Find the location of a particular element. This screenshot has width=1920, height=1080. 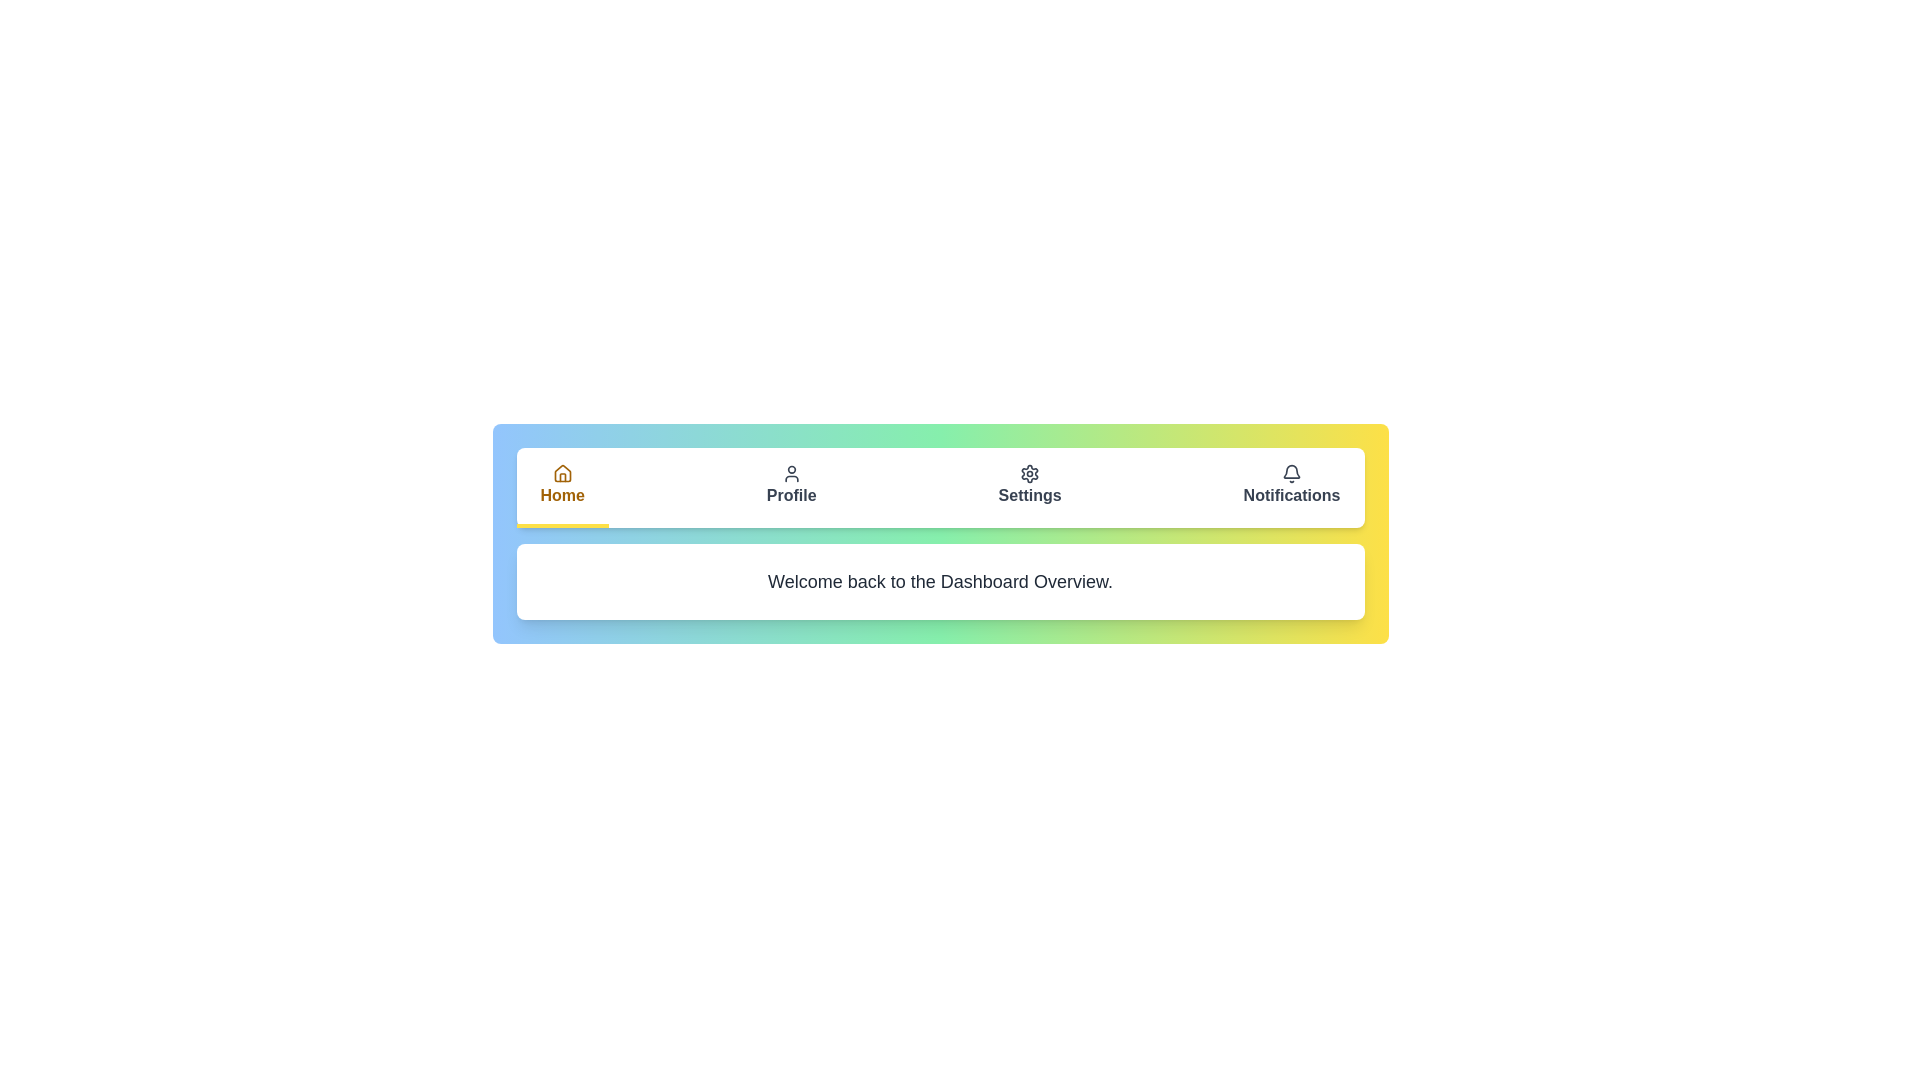

the 'Settings' text label in the navigation bar is located at coordinates (1030, 495).